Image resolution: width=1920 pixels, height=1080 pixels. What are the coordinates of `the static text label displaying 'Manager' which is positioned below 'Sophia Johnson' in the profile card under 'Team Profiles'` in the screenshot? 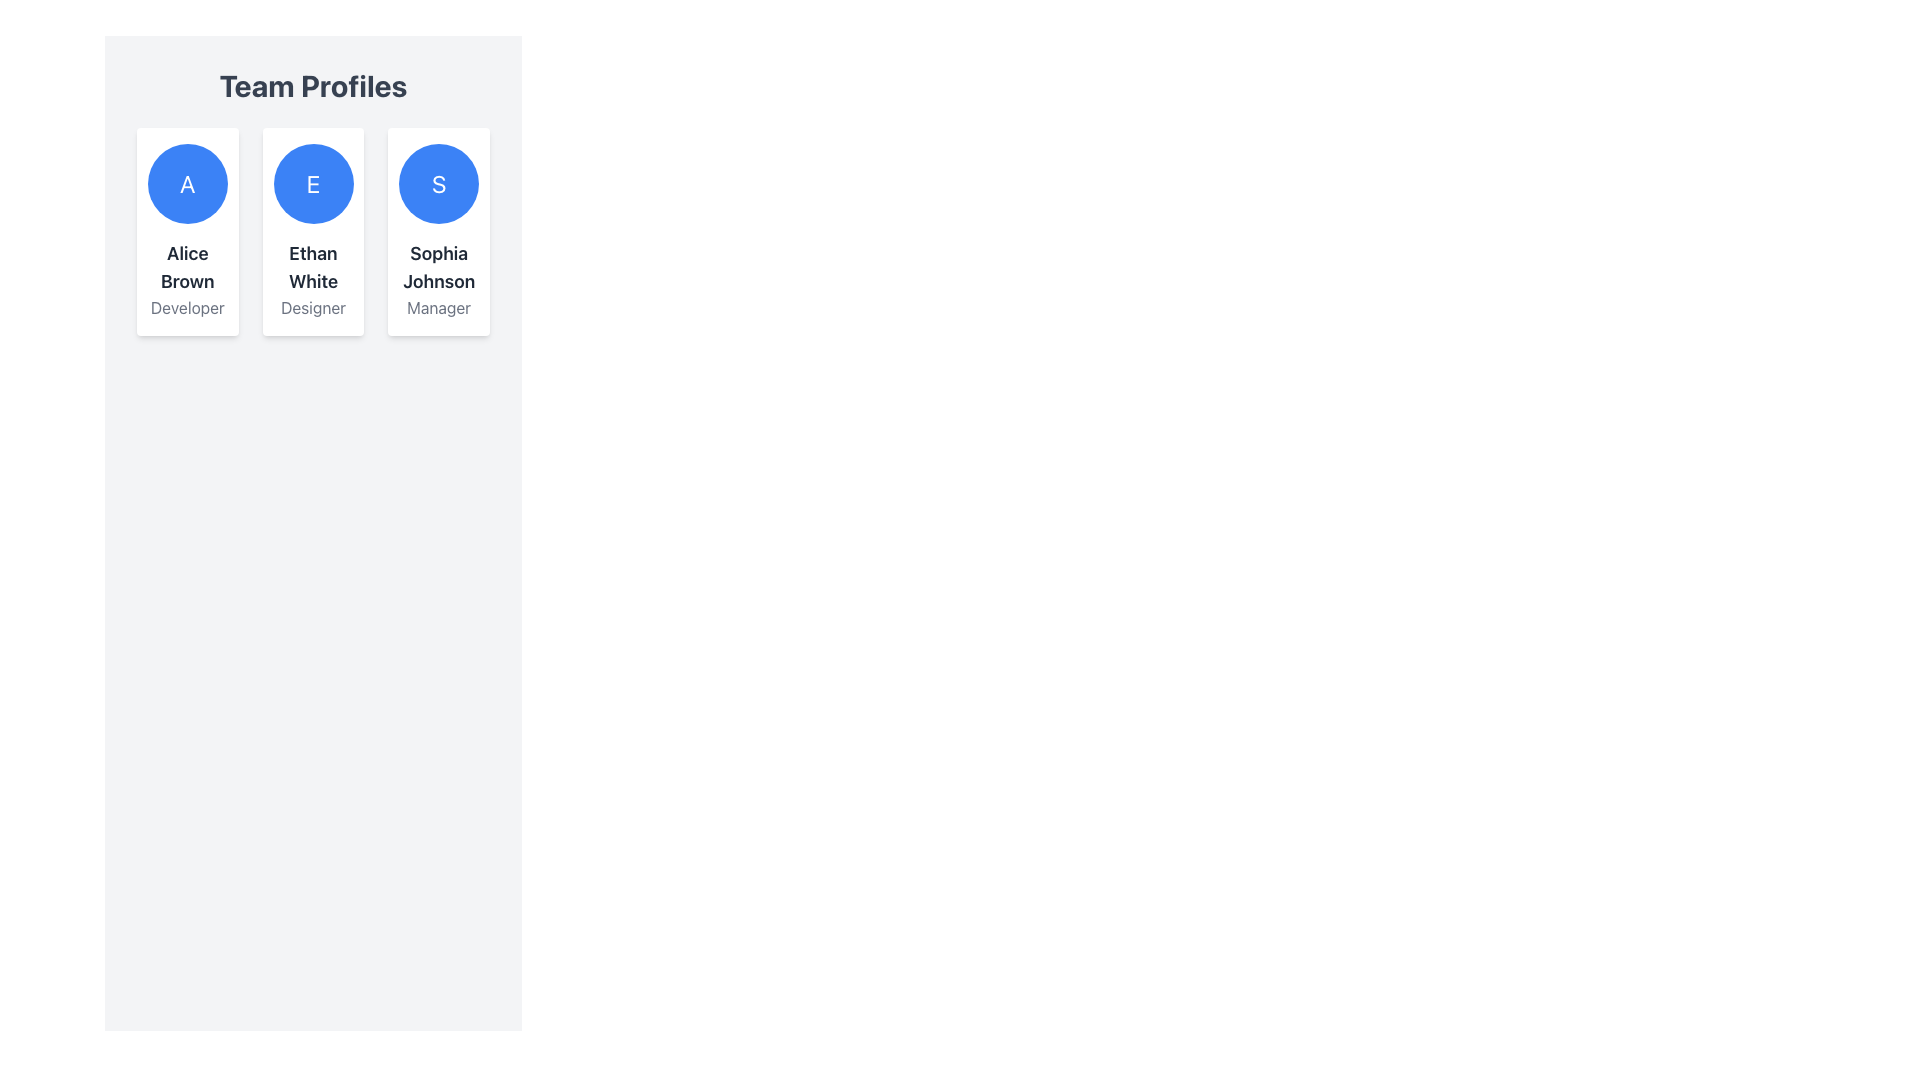 It's located at (438, 308).